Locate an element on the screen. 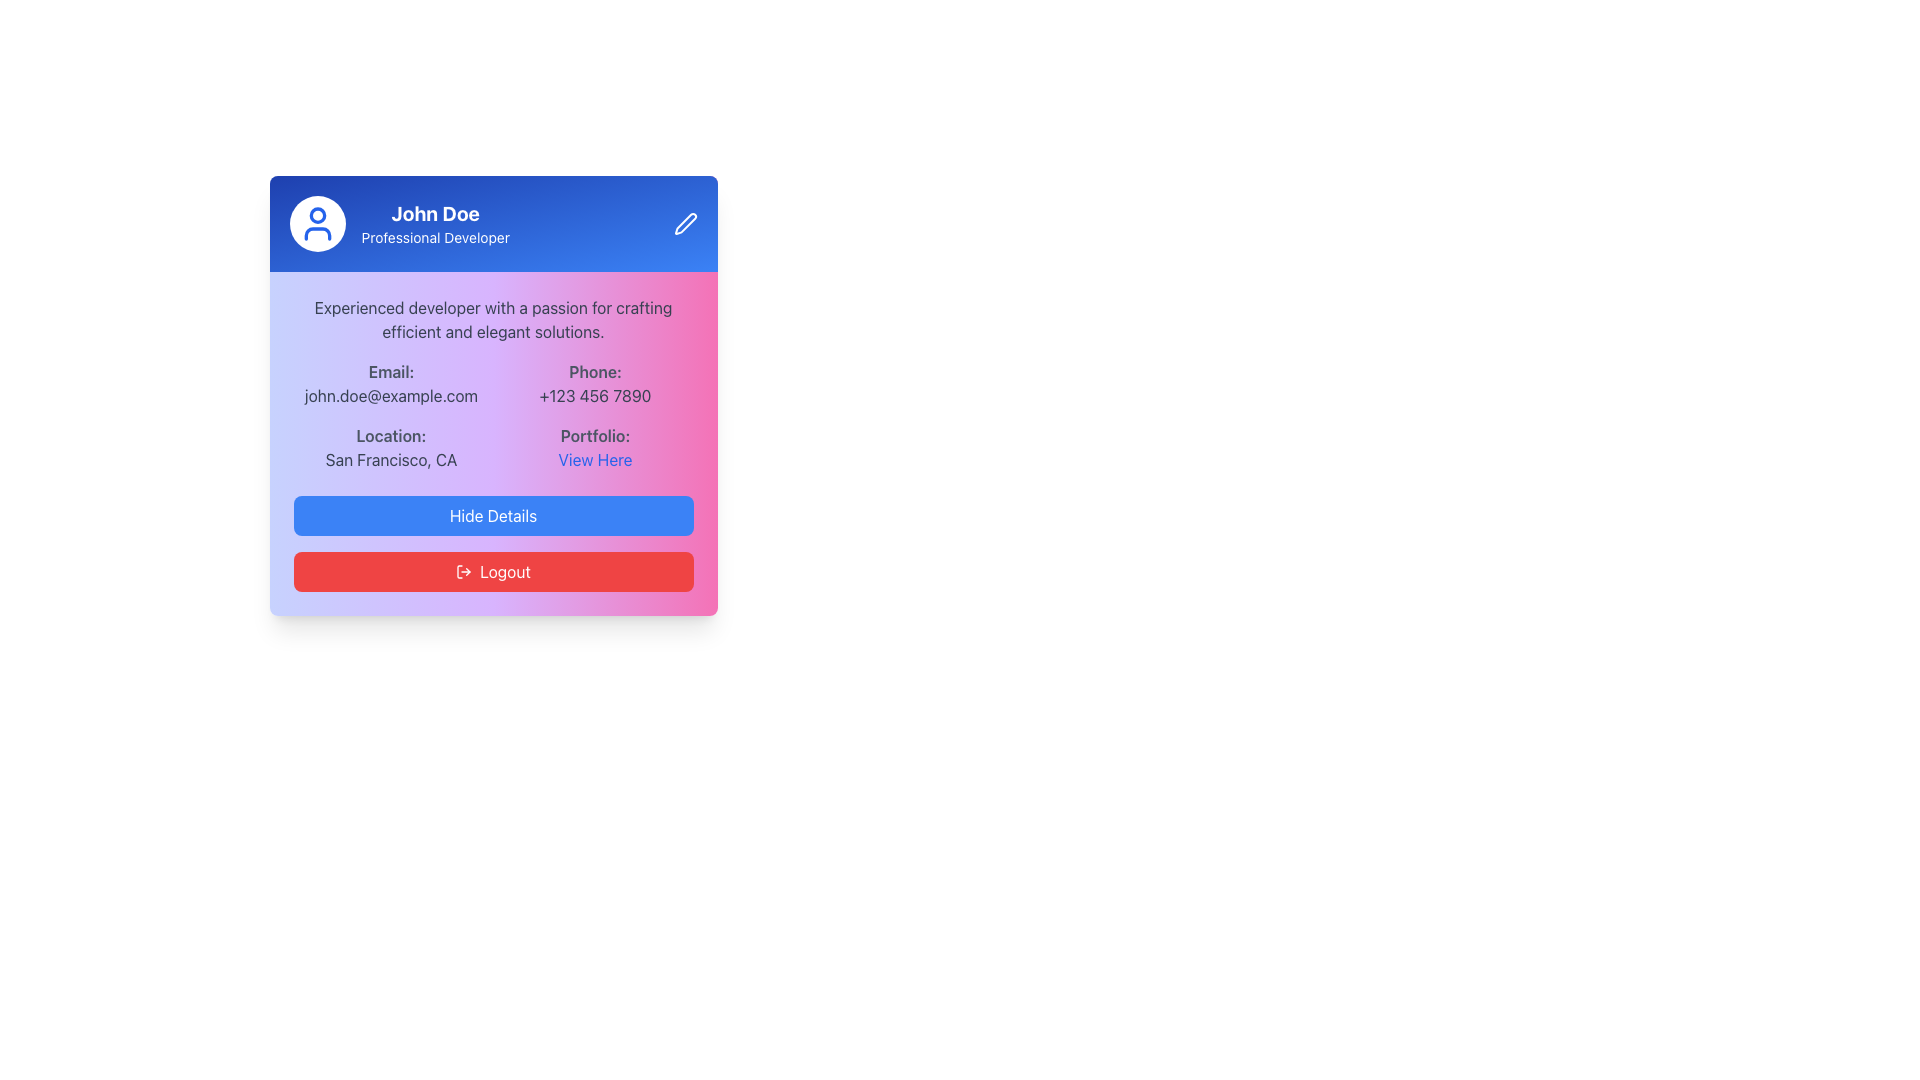  the hyperlink text link located below the email and phone details, adjacent to the 'Portfolio:' label in the lower half of the card is located at coordinates (594, 459).